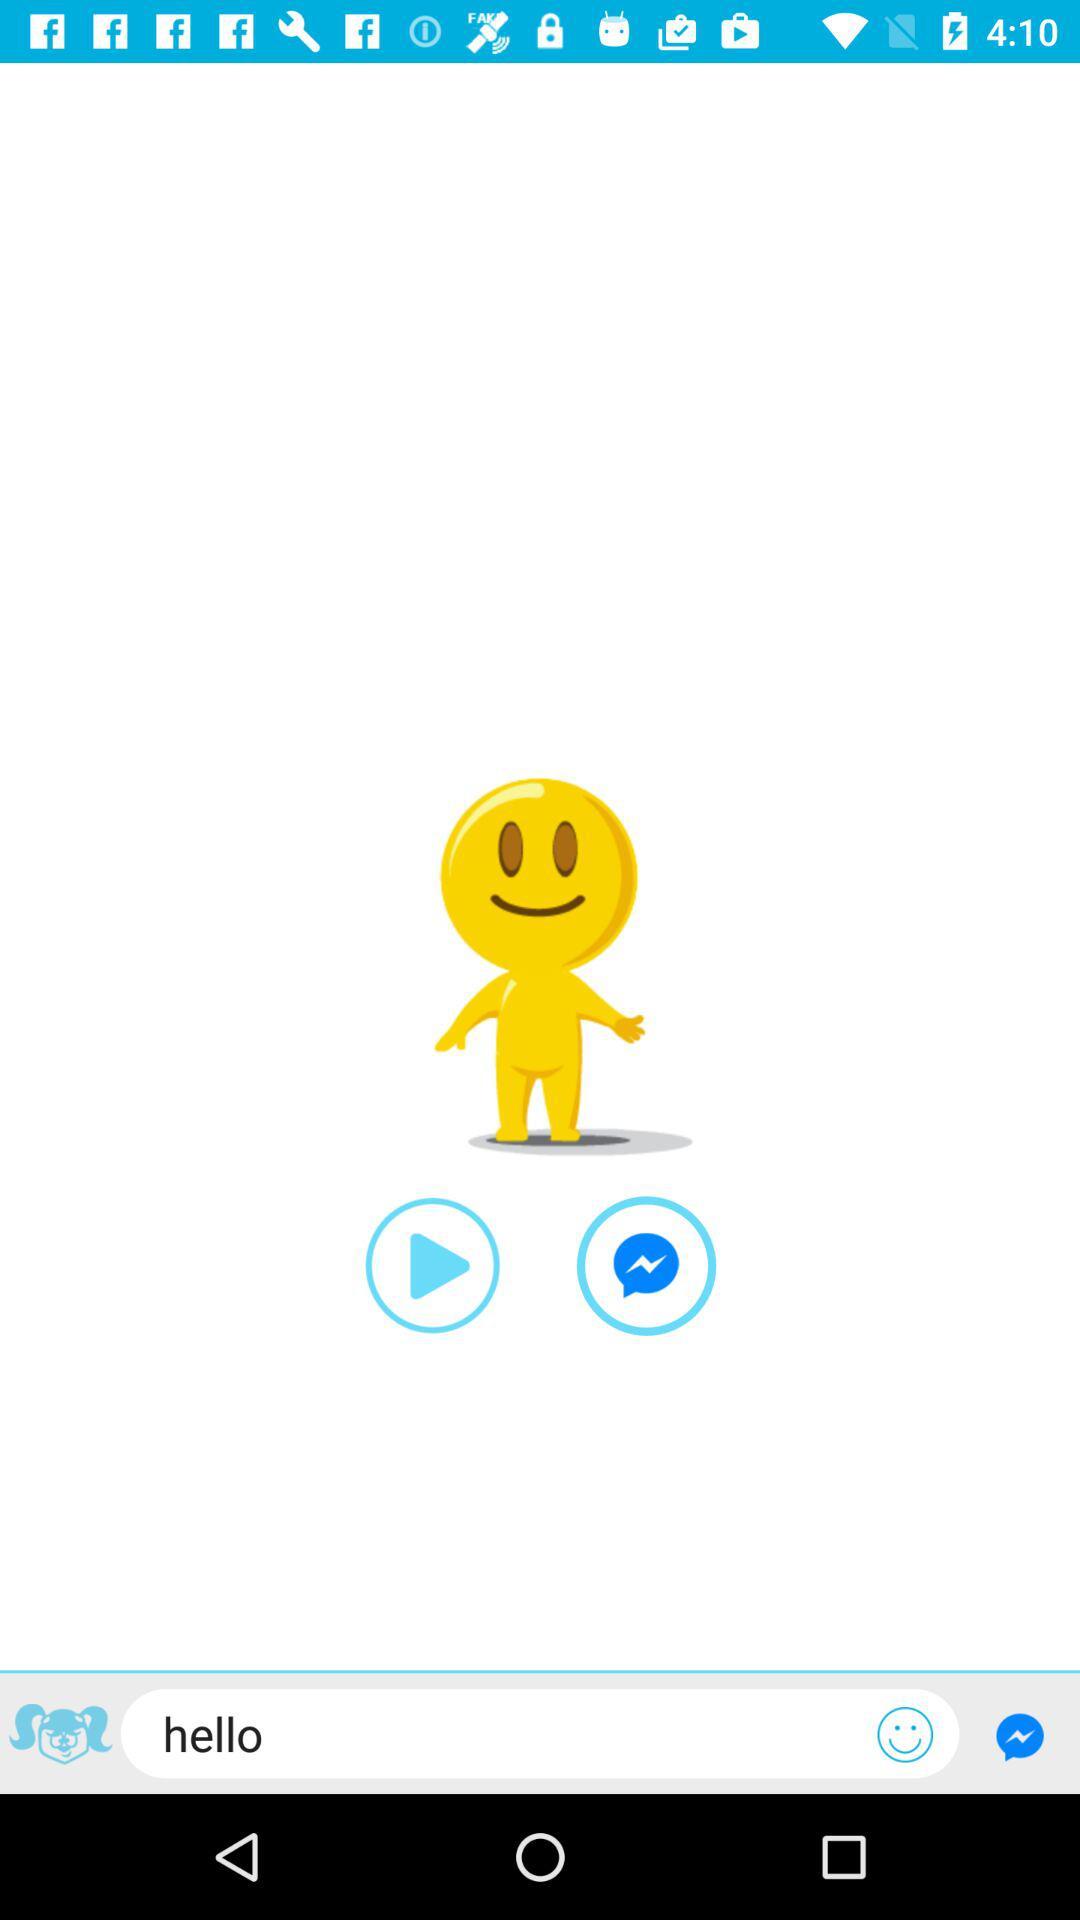 The height and width of the screenshot is (1920, 1080). What do you see at coordinates (498, 1732) in the screenshot?
I see `hello icon` at bounding box center [498, 1732].